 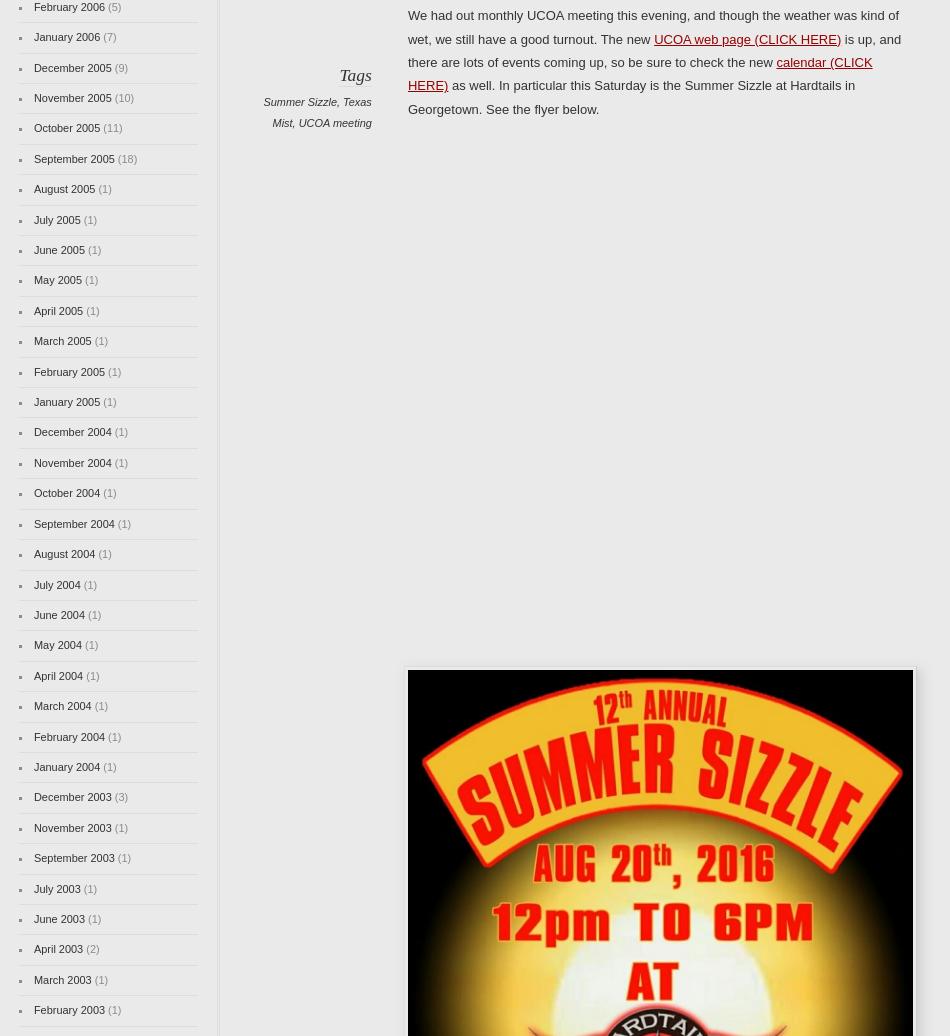 I want to click on 'June 2004', so click(x=32, y=614).